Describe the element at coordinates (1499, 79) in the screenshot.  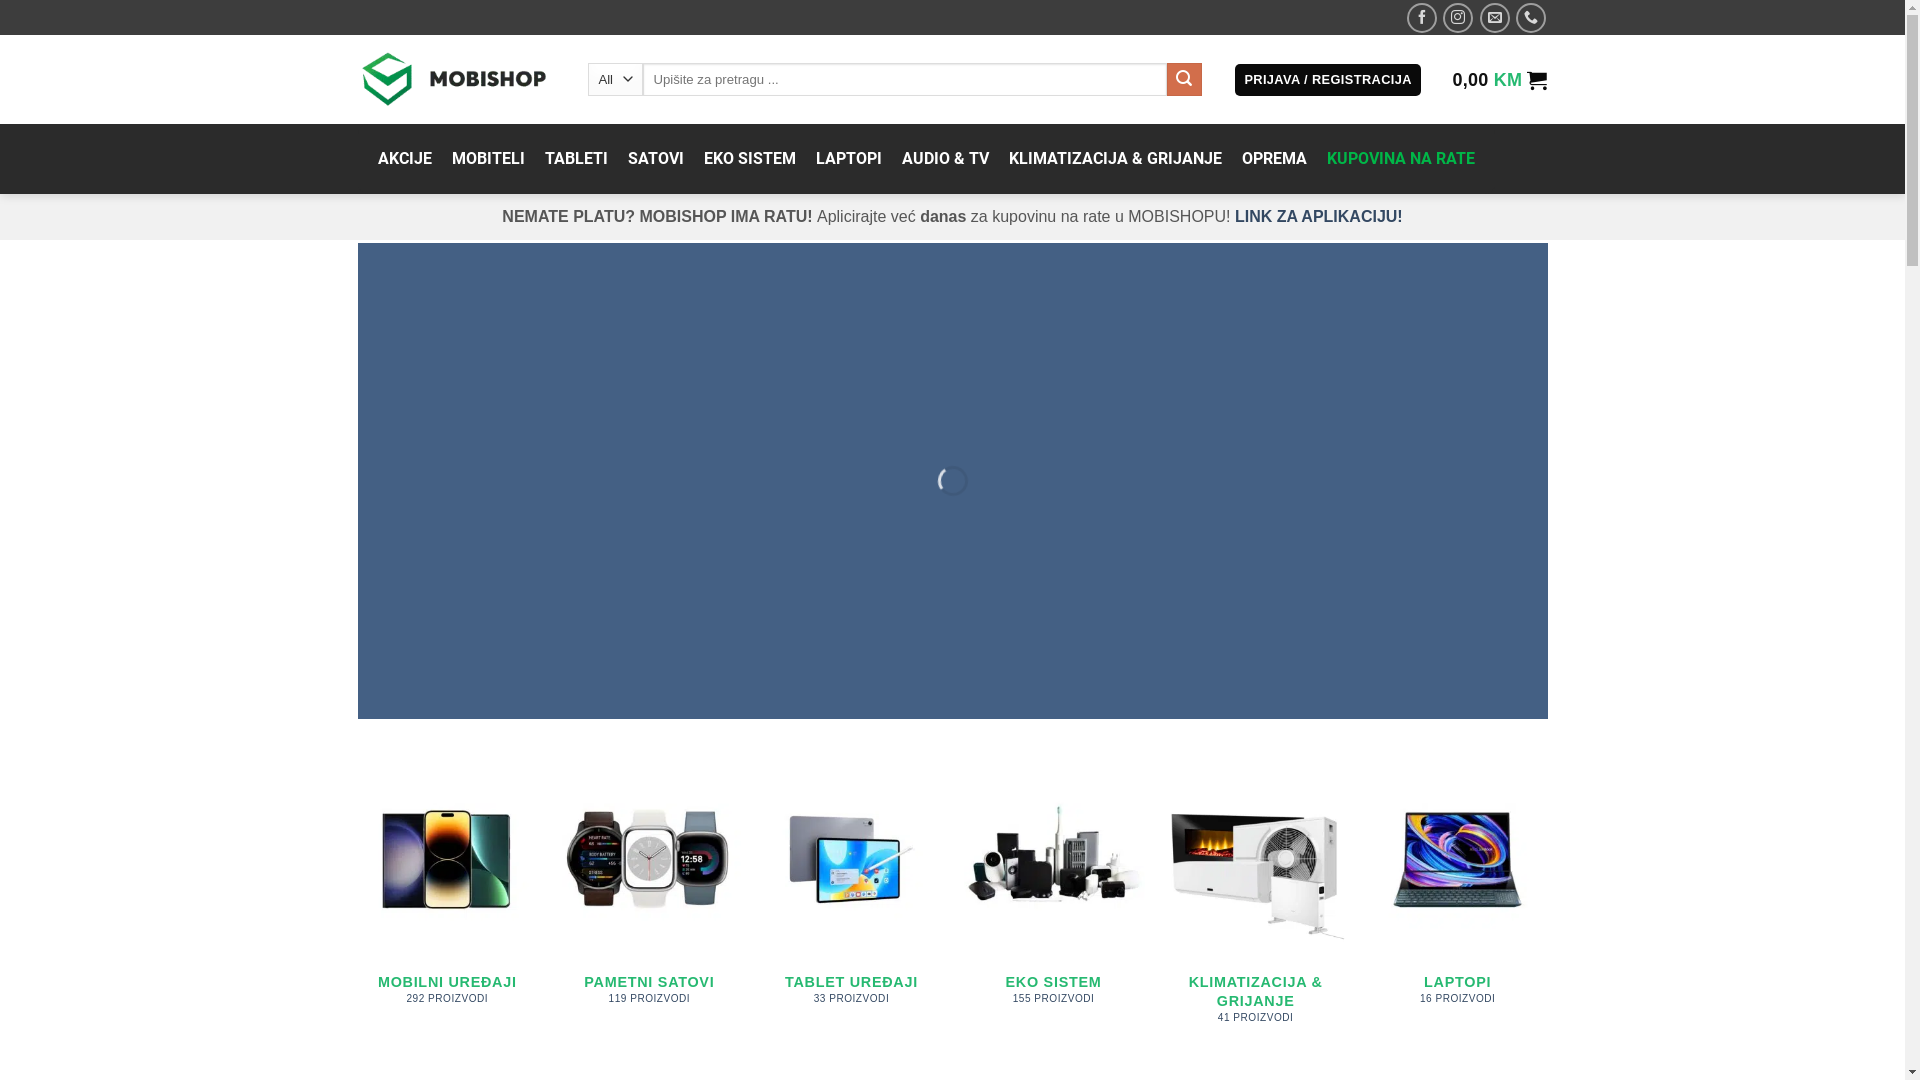
I see `'0,00 KM'` at that location.